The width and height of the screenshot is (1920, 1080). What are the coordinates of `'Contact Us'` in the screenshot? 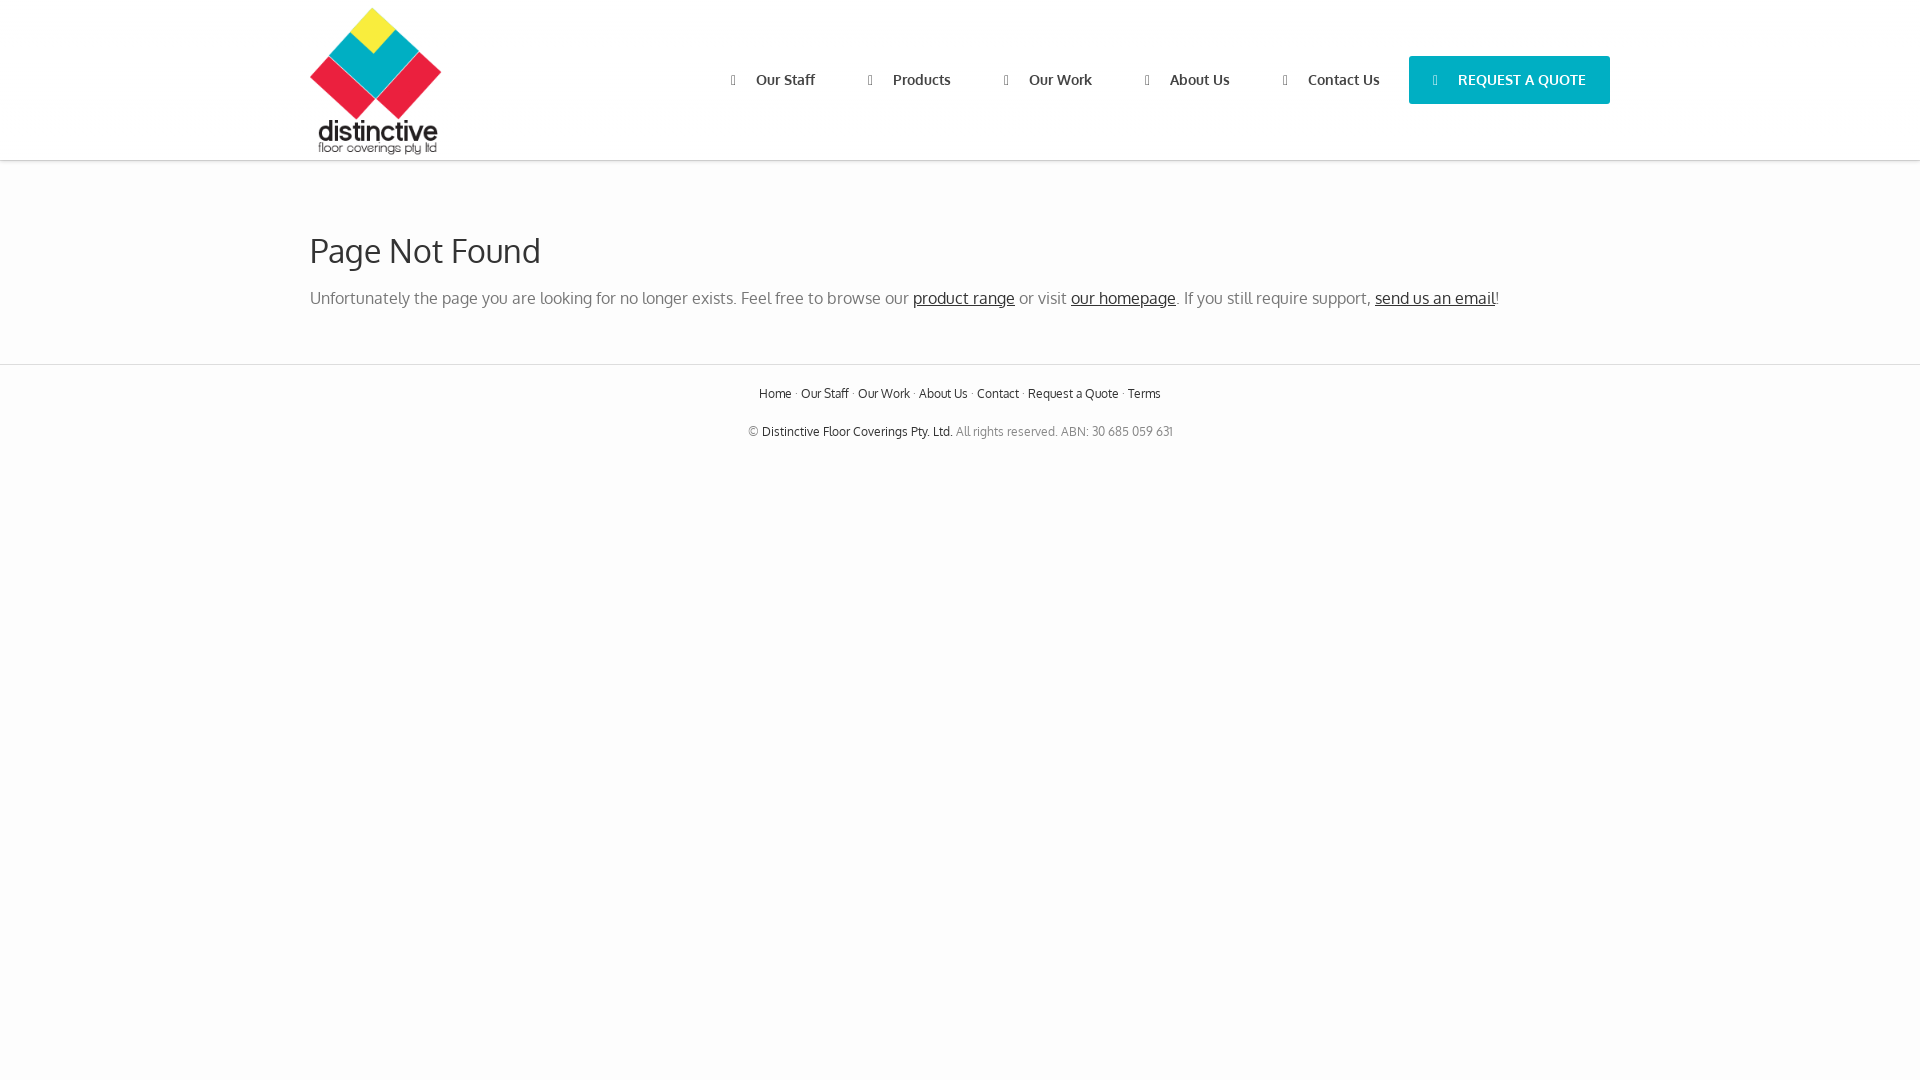 It's located at (1331, 79).